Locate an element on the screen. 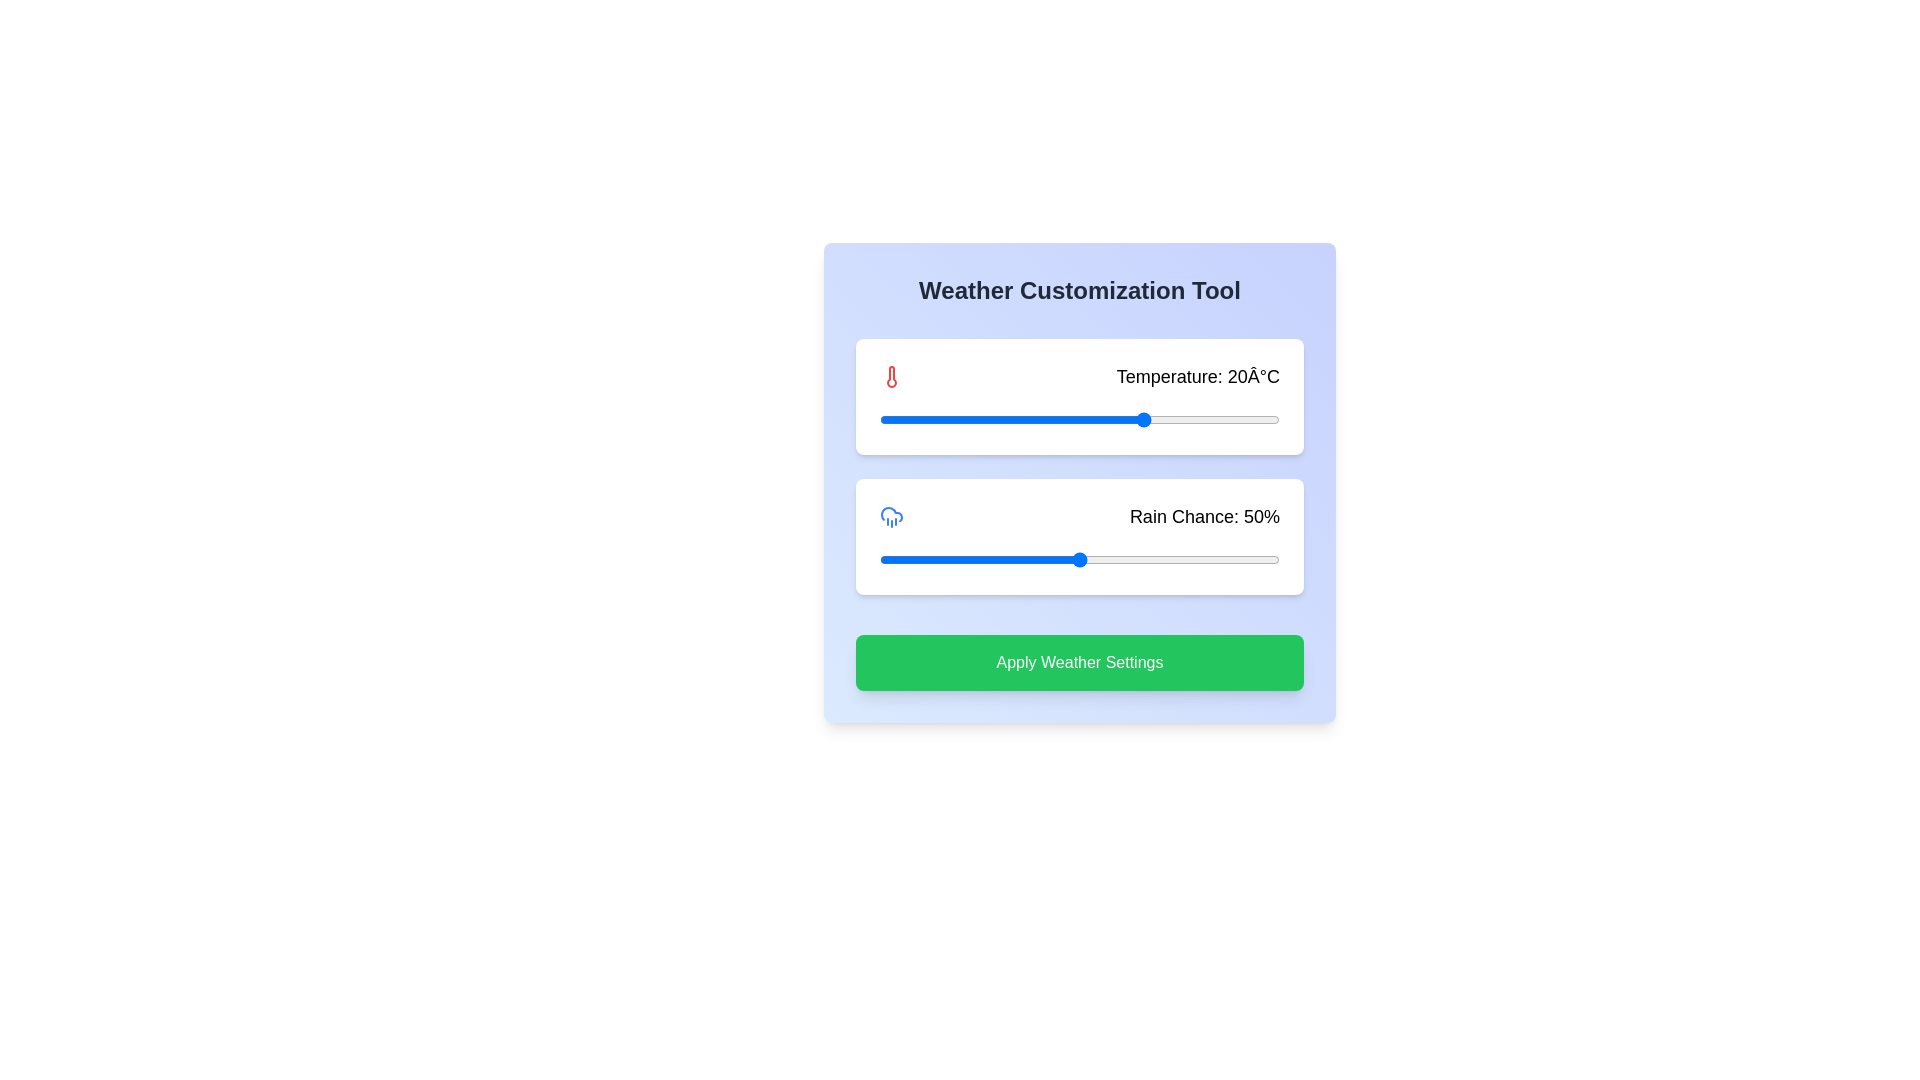 This screenshot has width=1920, height=1080. the 'Apply Weather Settings' button is located at coordinates (1079, 663).